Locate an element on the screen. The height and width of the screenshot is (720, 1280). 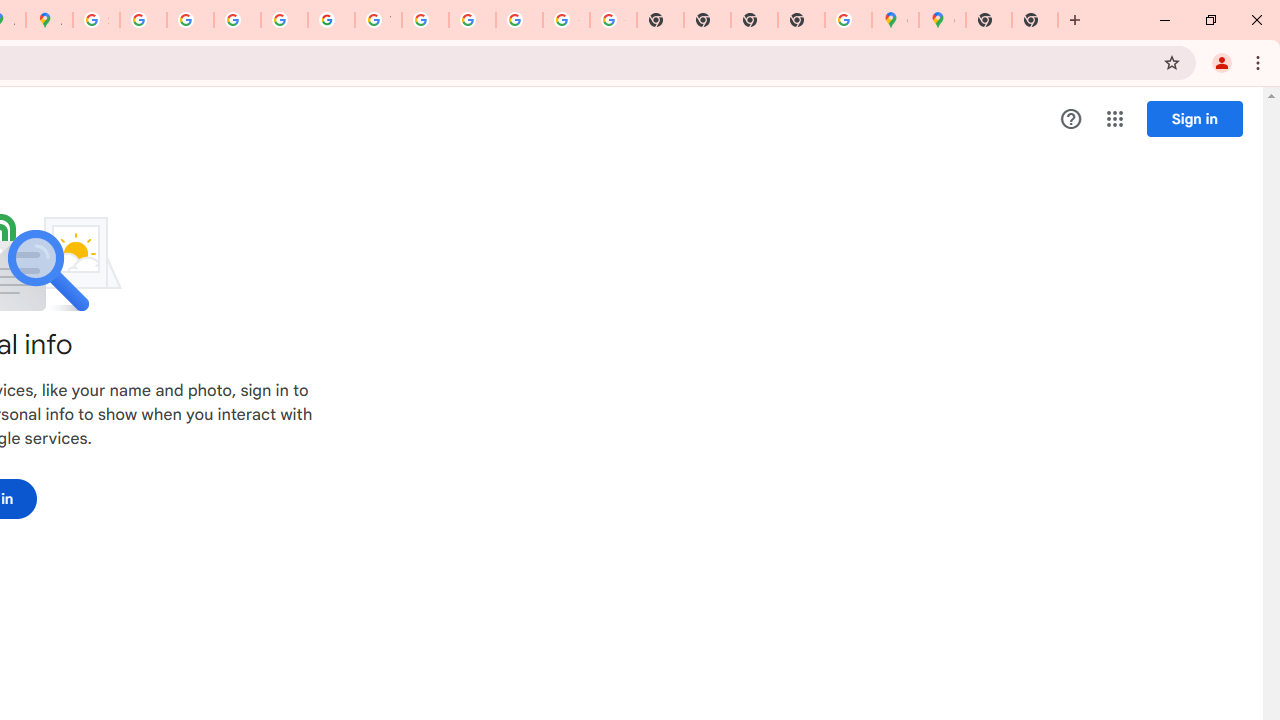
'Google Maps' is located at coordinates (894, 20).